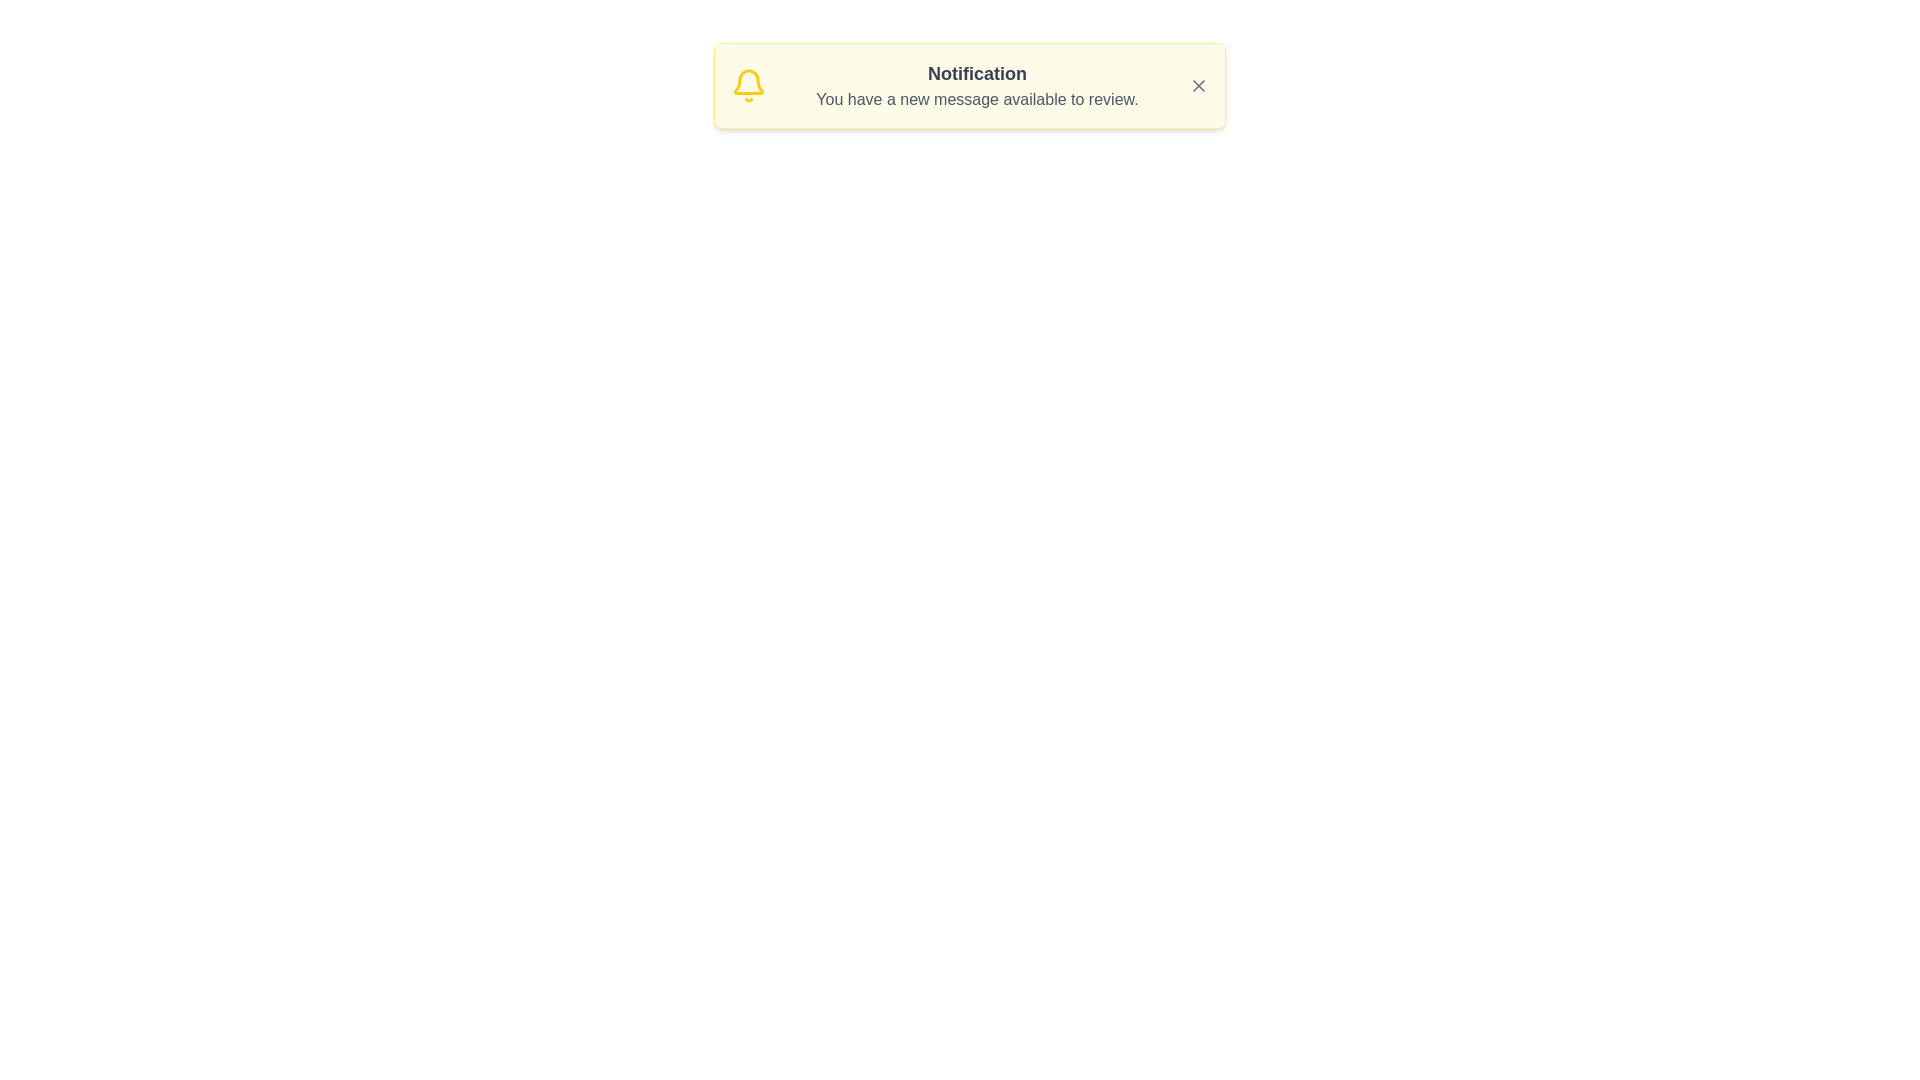 The height and width of the screenshot is (1080, 1920). Describe the element at coordinates (747, 81) in the screenshot. I see `the yellow bell icon with a hollow interior located within the notification bar, positioned to the left of the notification text` at that location.